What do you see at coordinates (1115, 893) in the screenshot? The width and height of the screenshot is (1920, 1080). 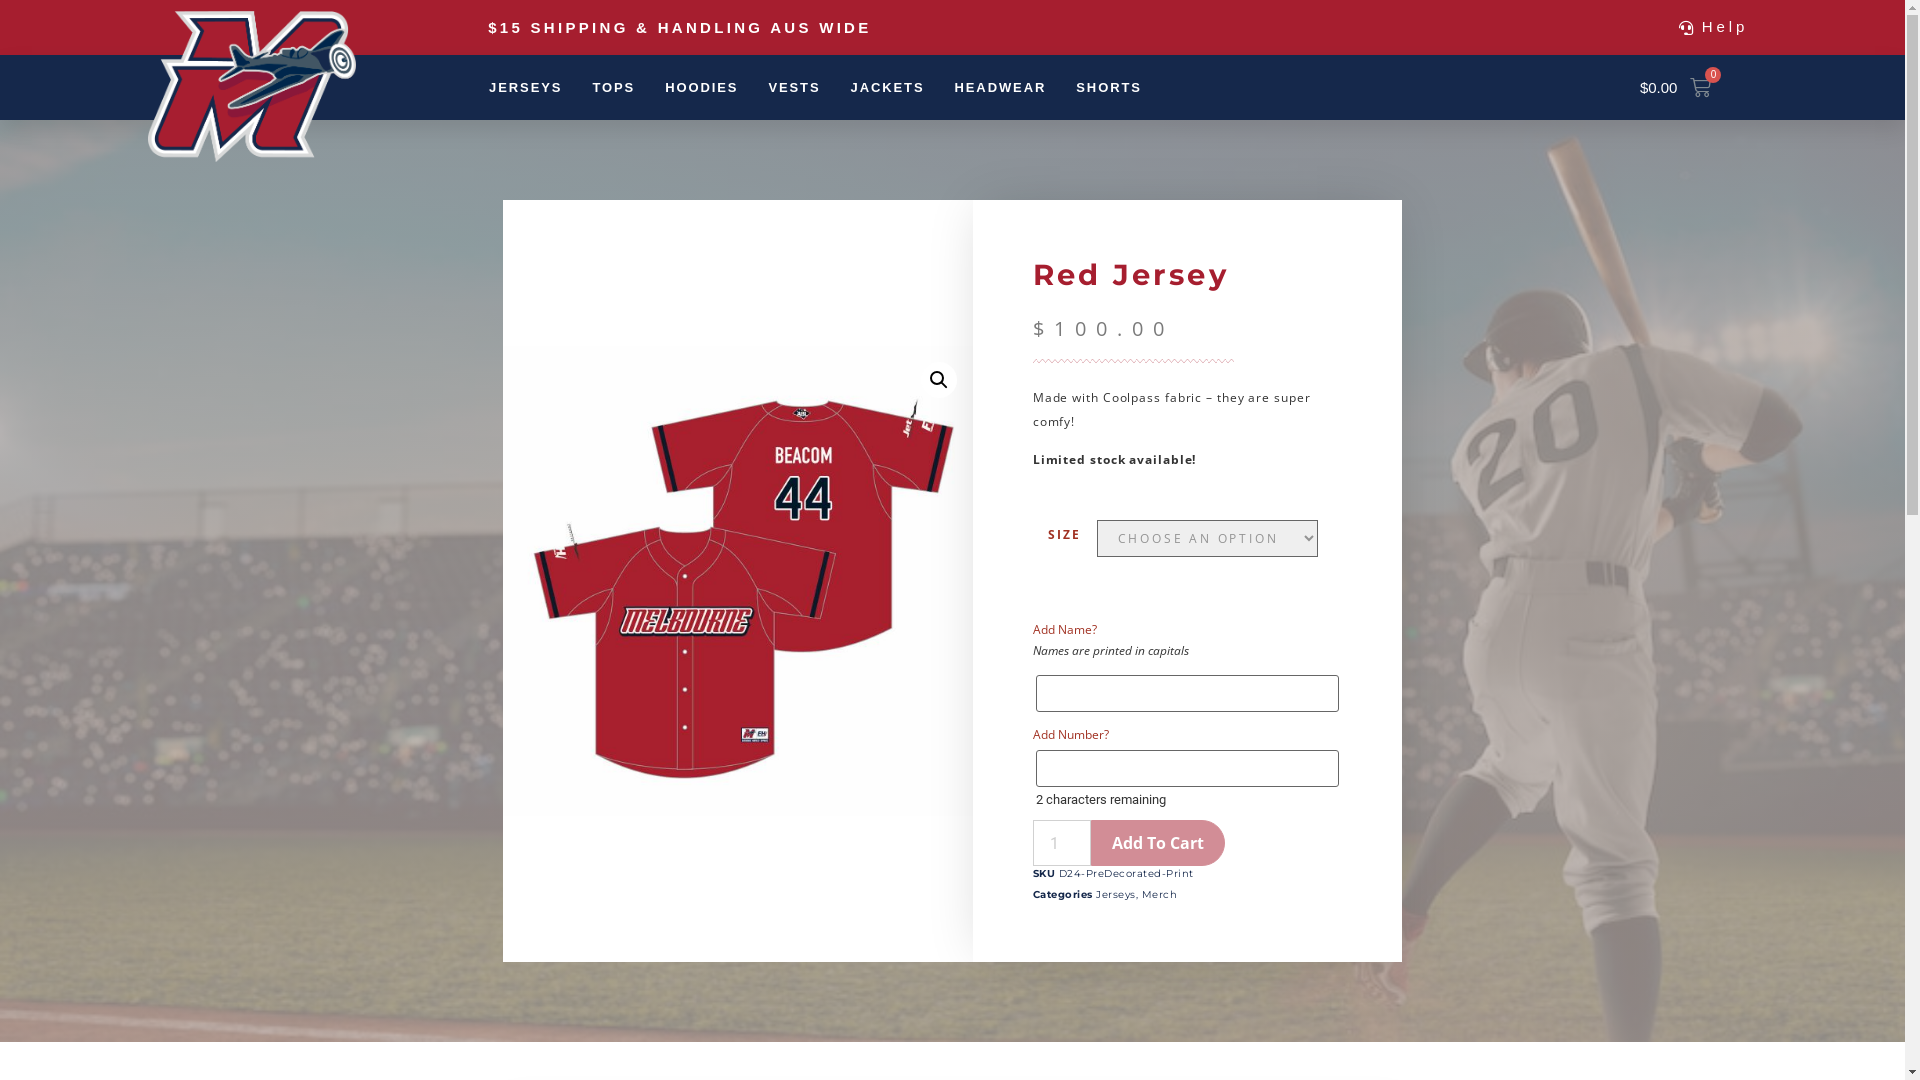 I see `'Jerseys'` at bounding box center [1115, 893].